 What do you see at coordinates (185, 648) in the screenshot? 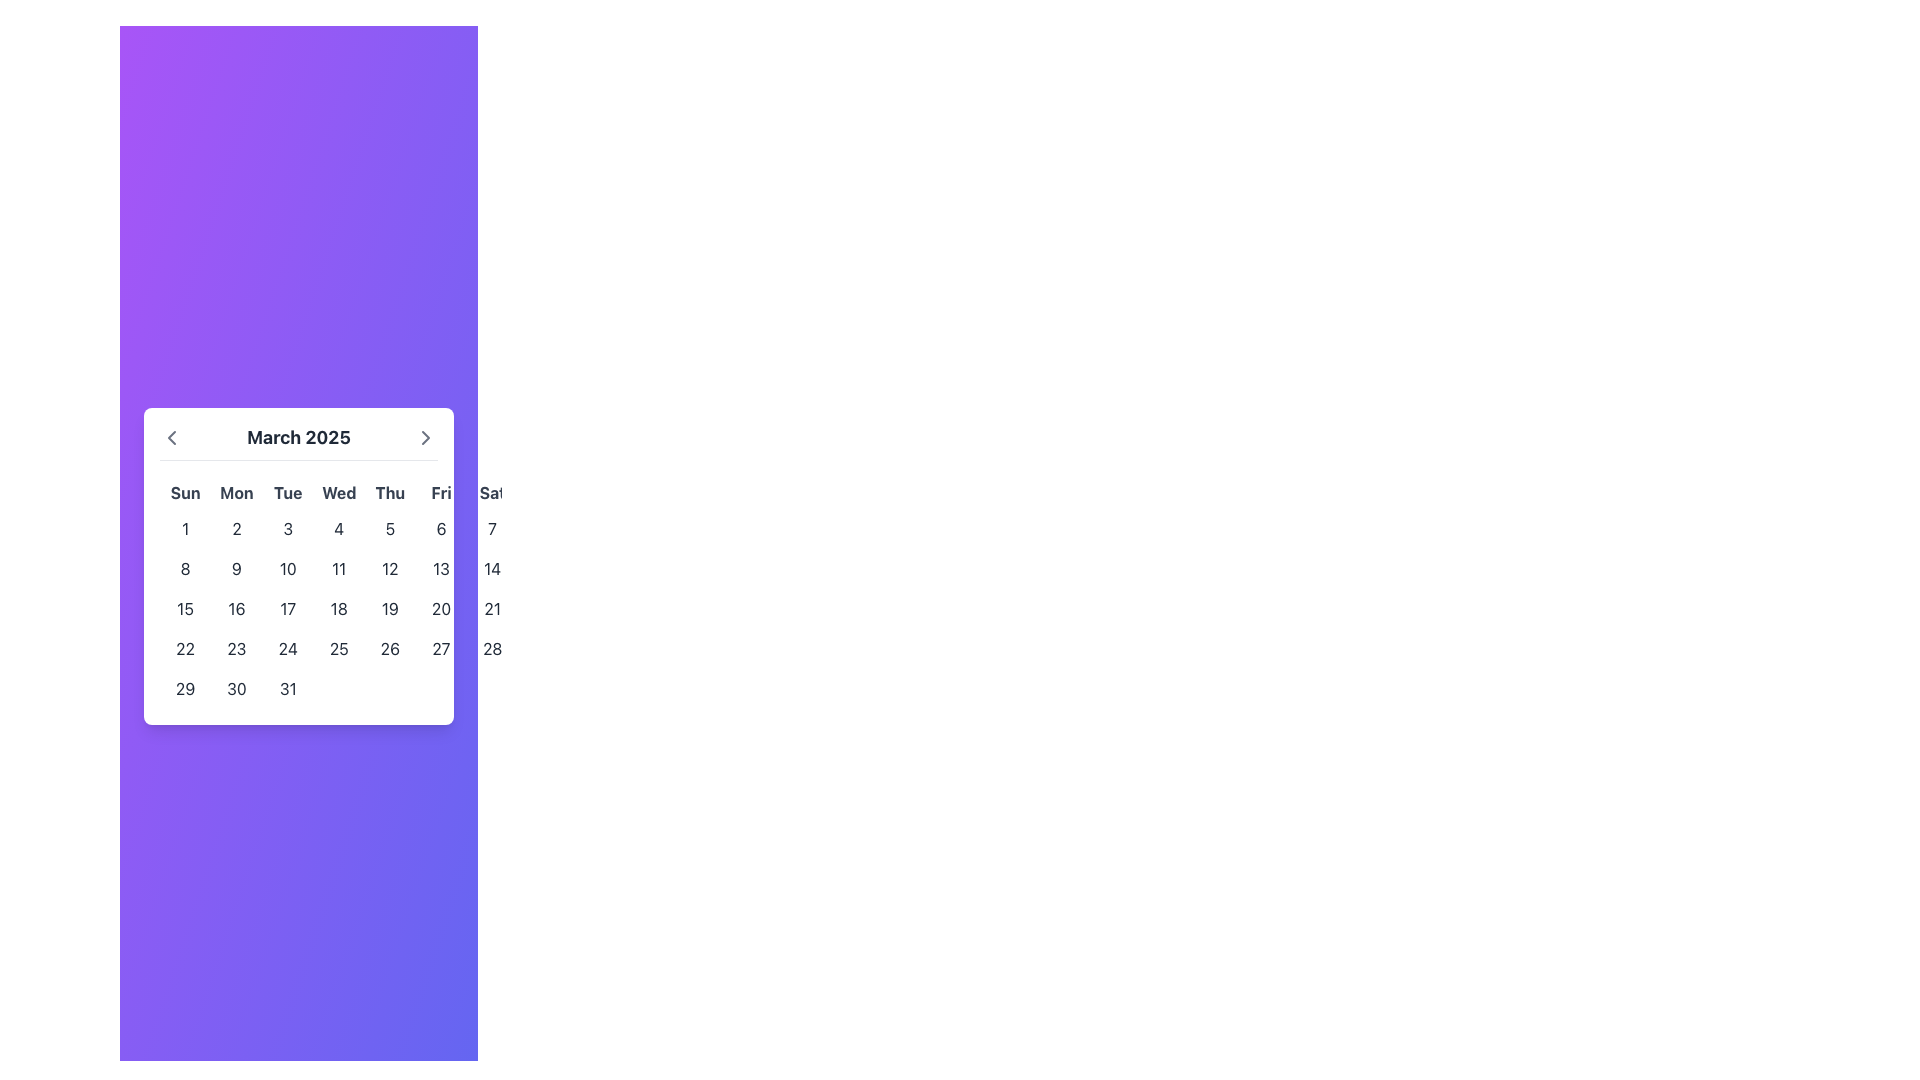
I see `the Calendar day tile with the number '22' that is the first element in a horizontally arranged group of numbers` at bounding box center [185, 648].